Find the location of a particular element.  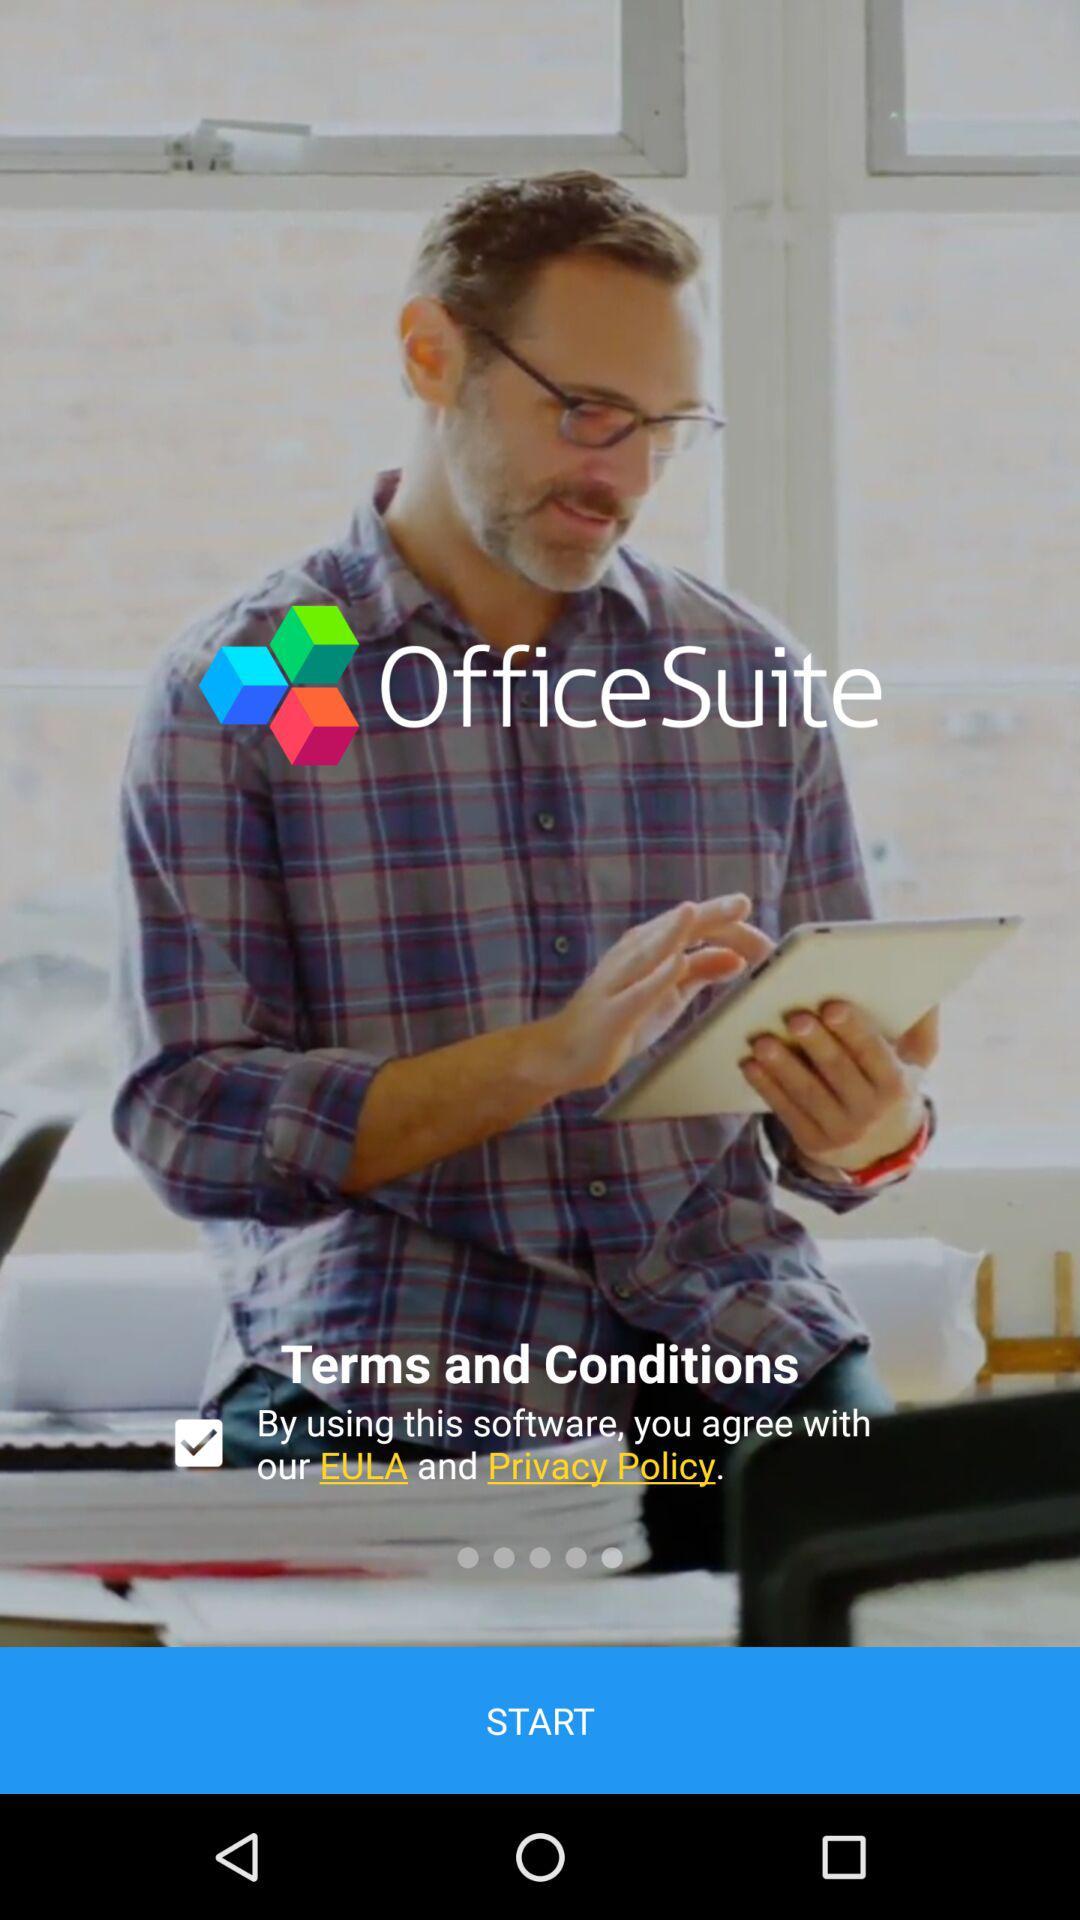

the fourth circle symbol below privacy policy is located at coordinates (575, 1556).